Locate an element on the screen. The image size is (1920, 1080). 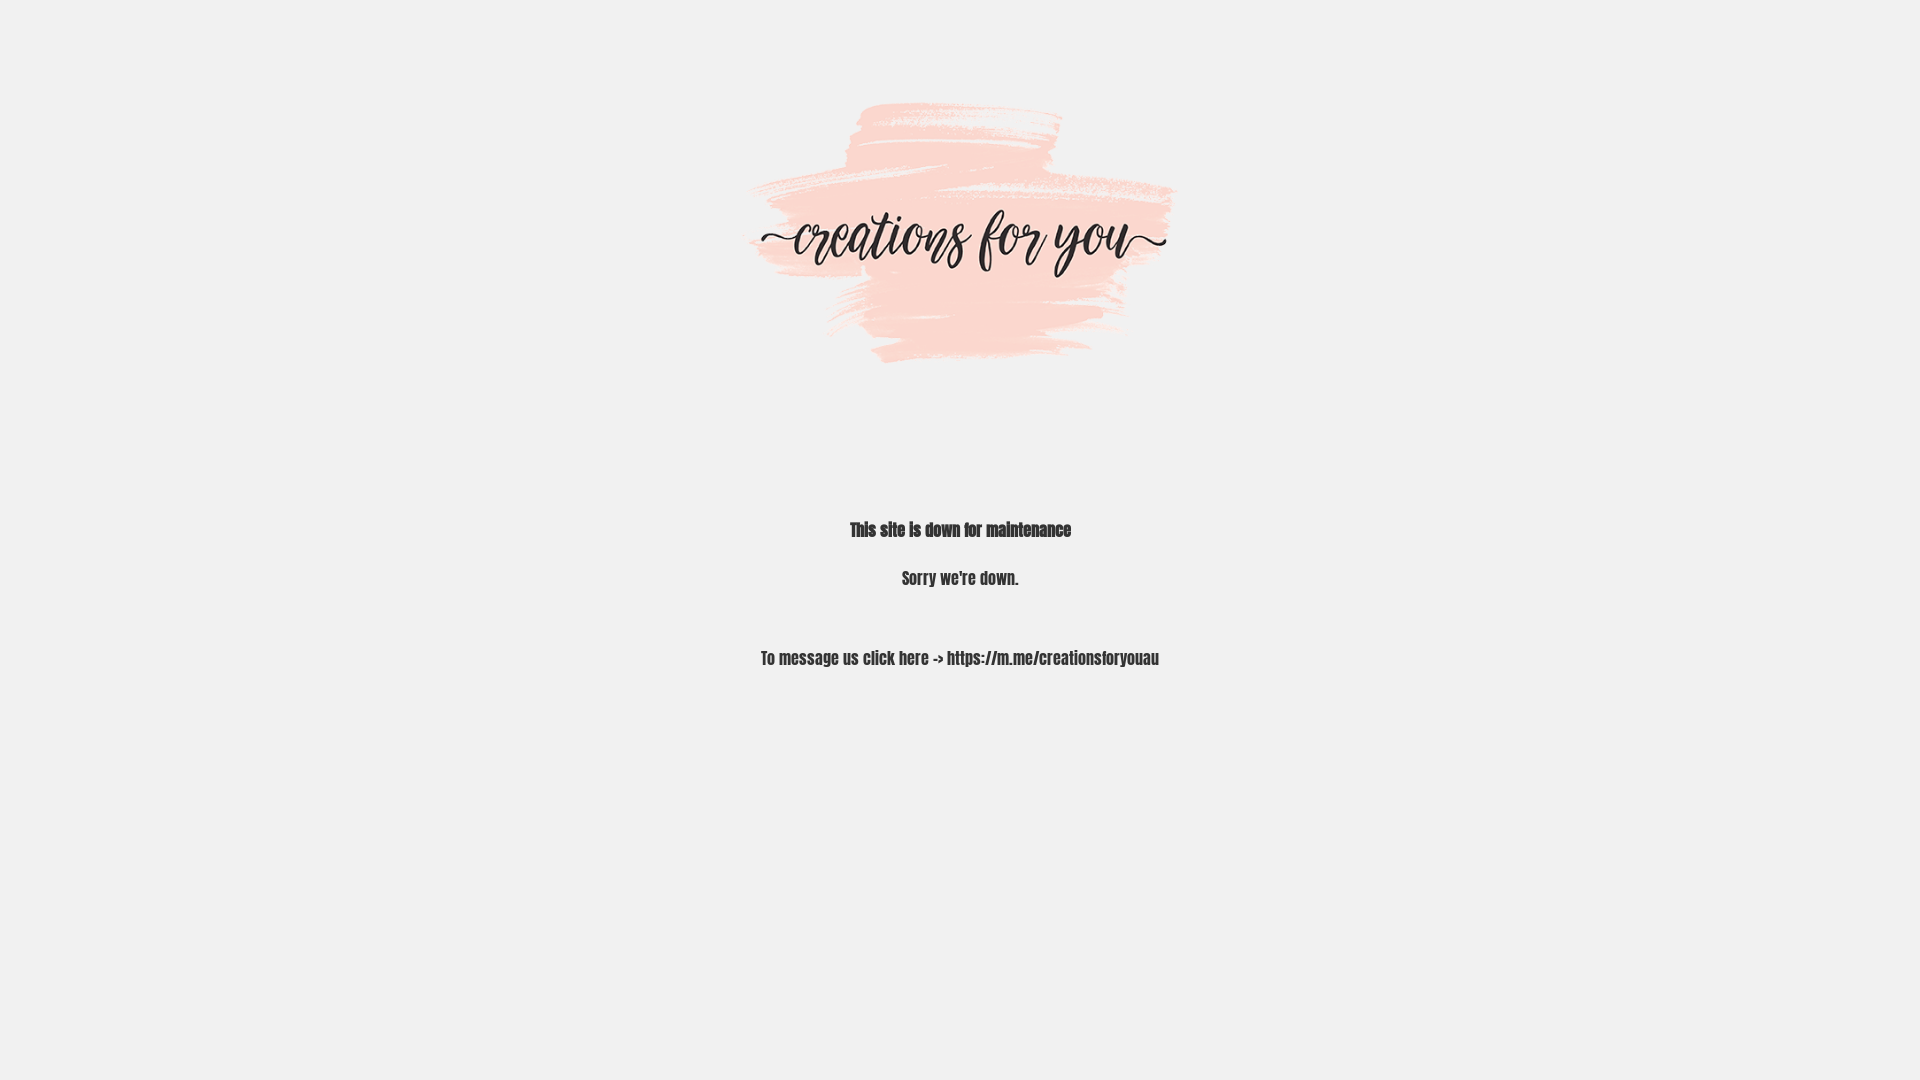
'https://m.me/creationsforyouau' is located at coordinates (1051, 658).